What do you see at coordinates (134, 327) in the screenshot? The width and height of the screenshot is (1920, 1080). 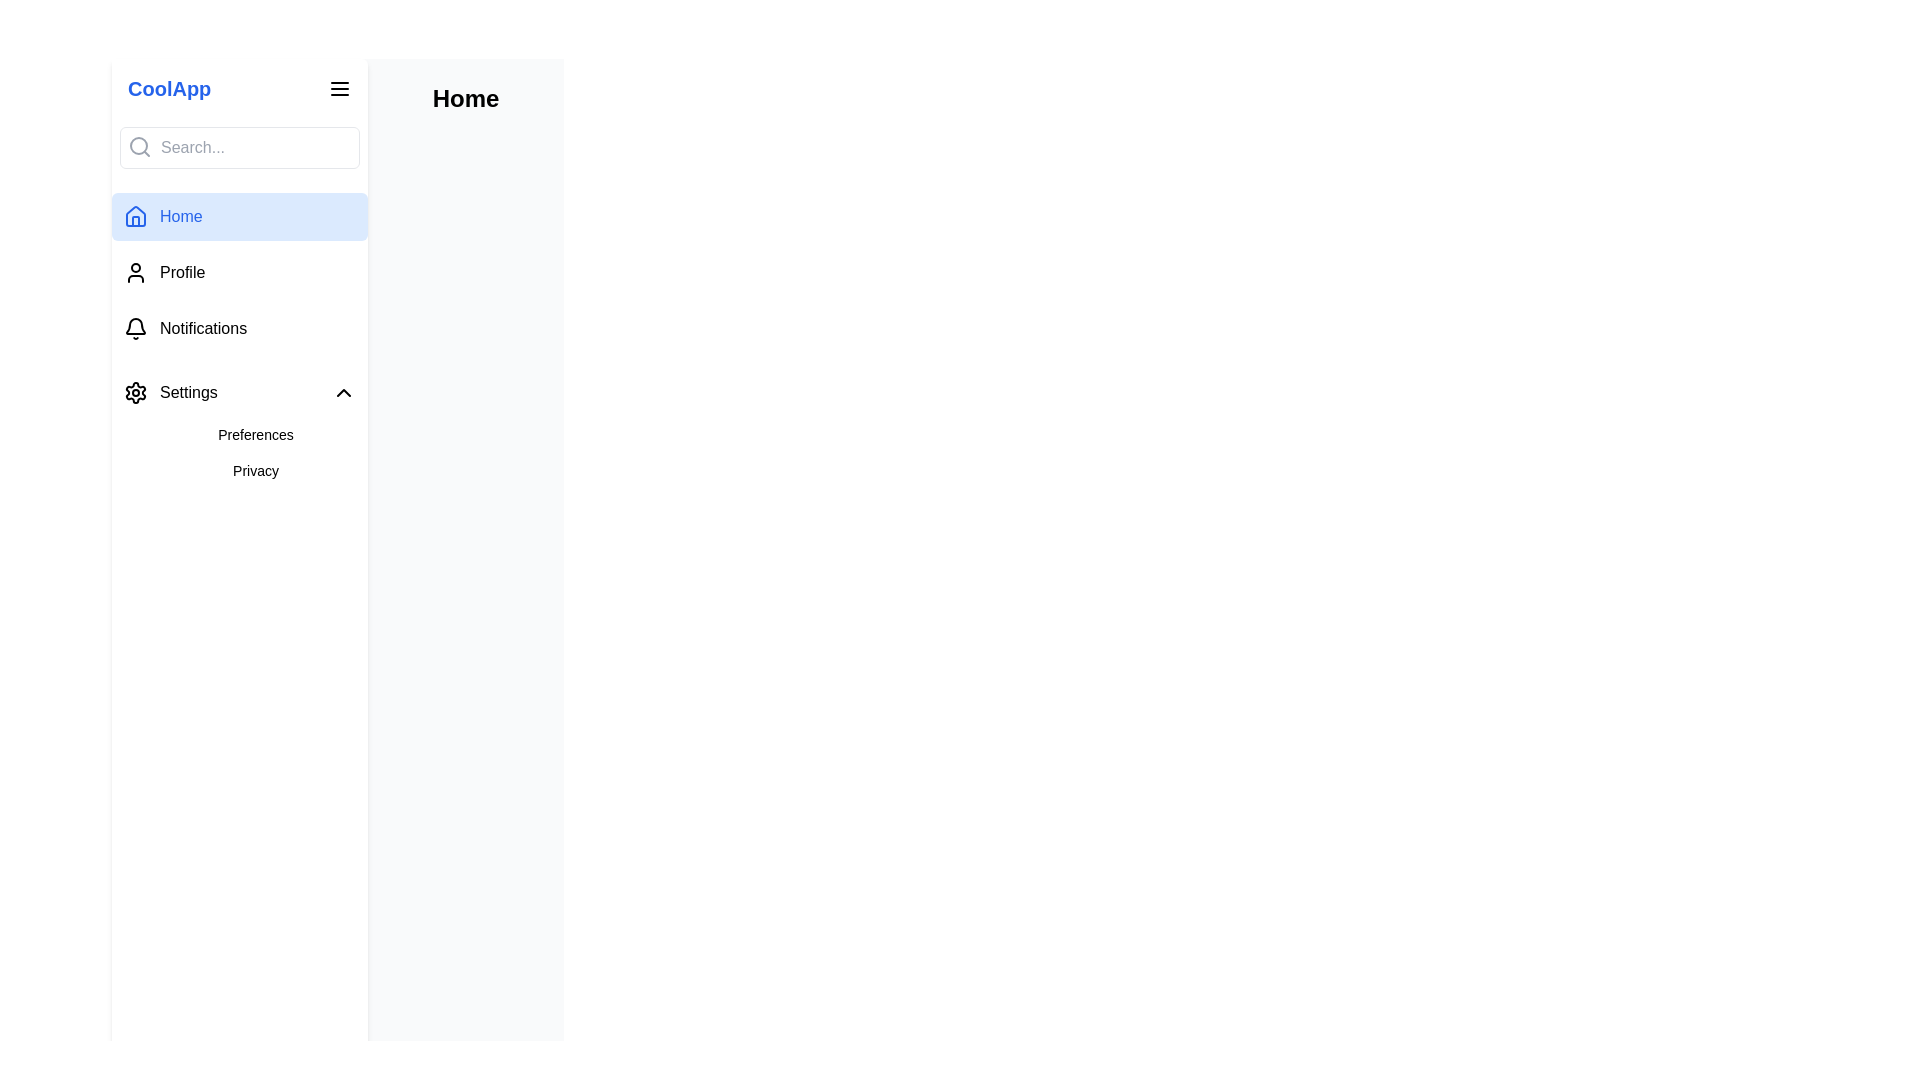 I see `the bell-shaped icon in the left navigation panel, which symbolizes notifications, positioned above the 'Settings' entry and below the 'Profile' entry` at bounding box center [134, 327].